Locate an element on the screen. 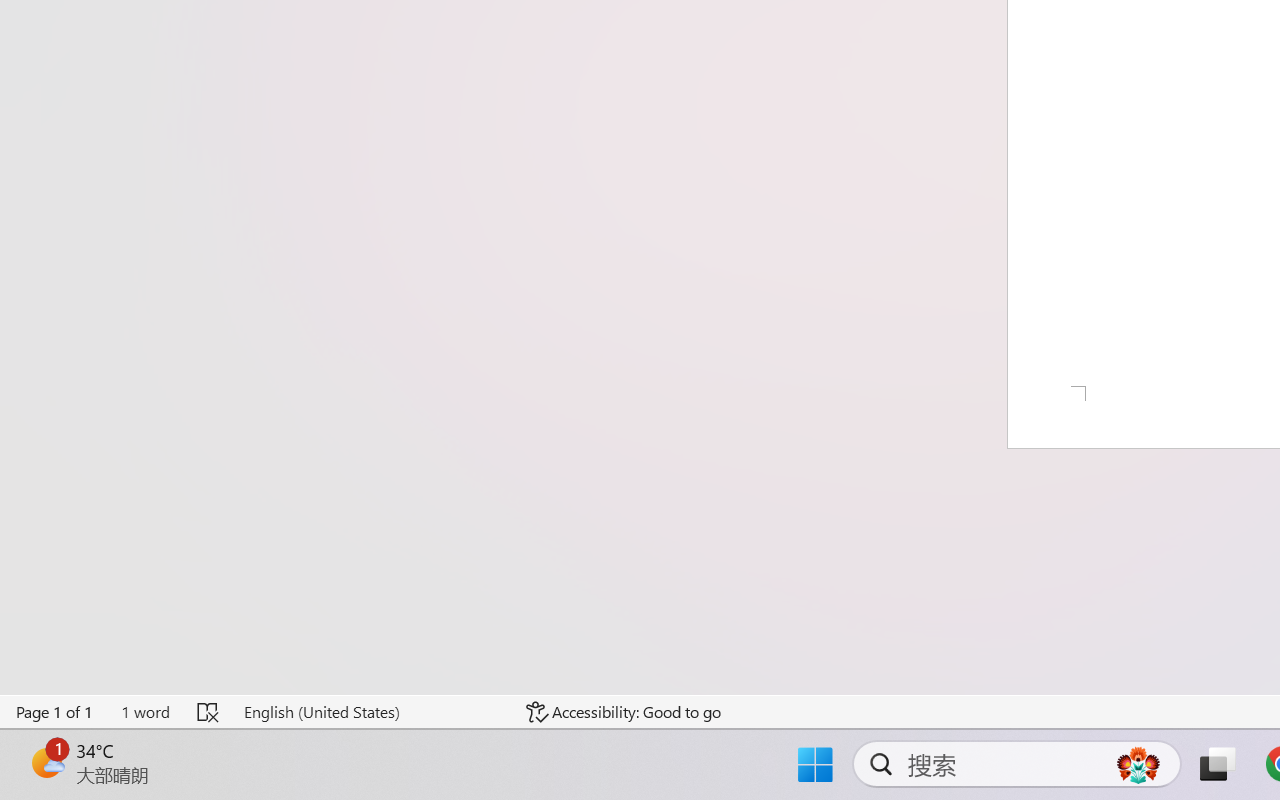 The width and height of the screenshot is (1280, 800). 'Spelling and Grammar Check Errors' is located at coordinates (209, 711).